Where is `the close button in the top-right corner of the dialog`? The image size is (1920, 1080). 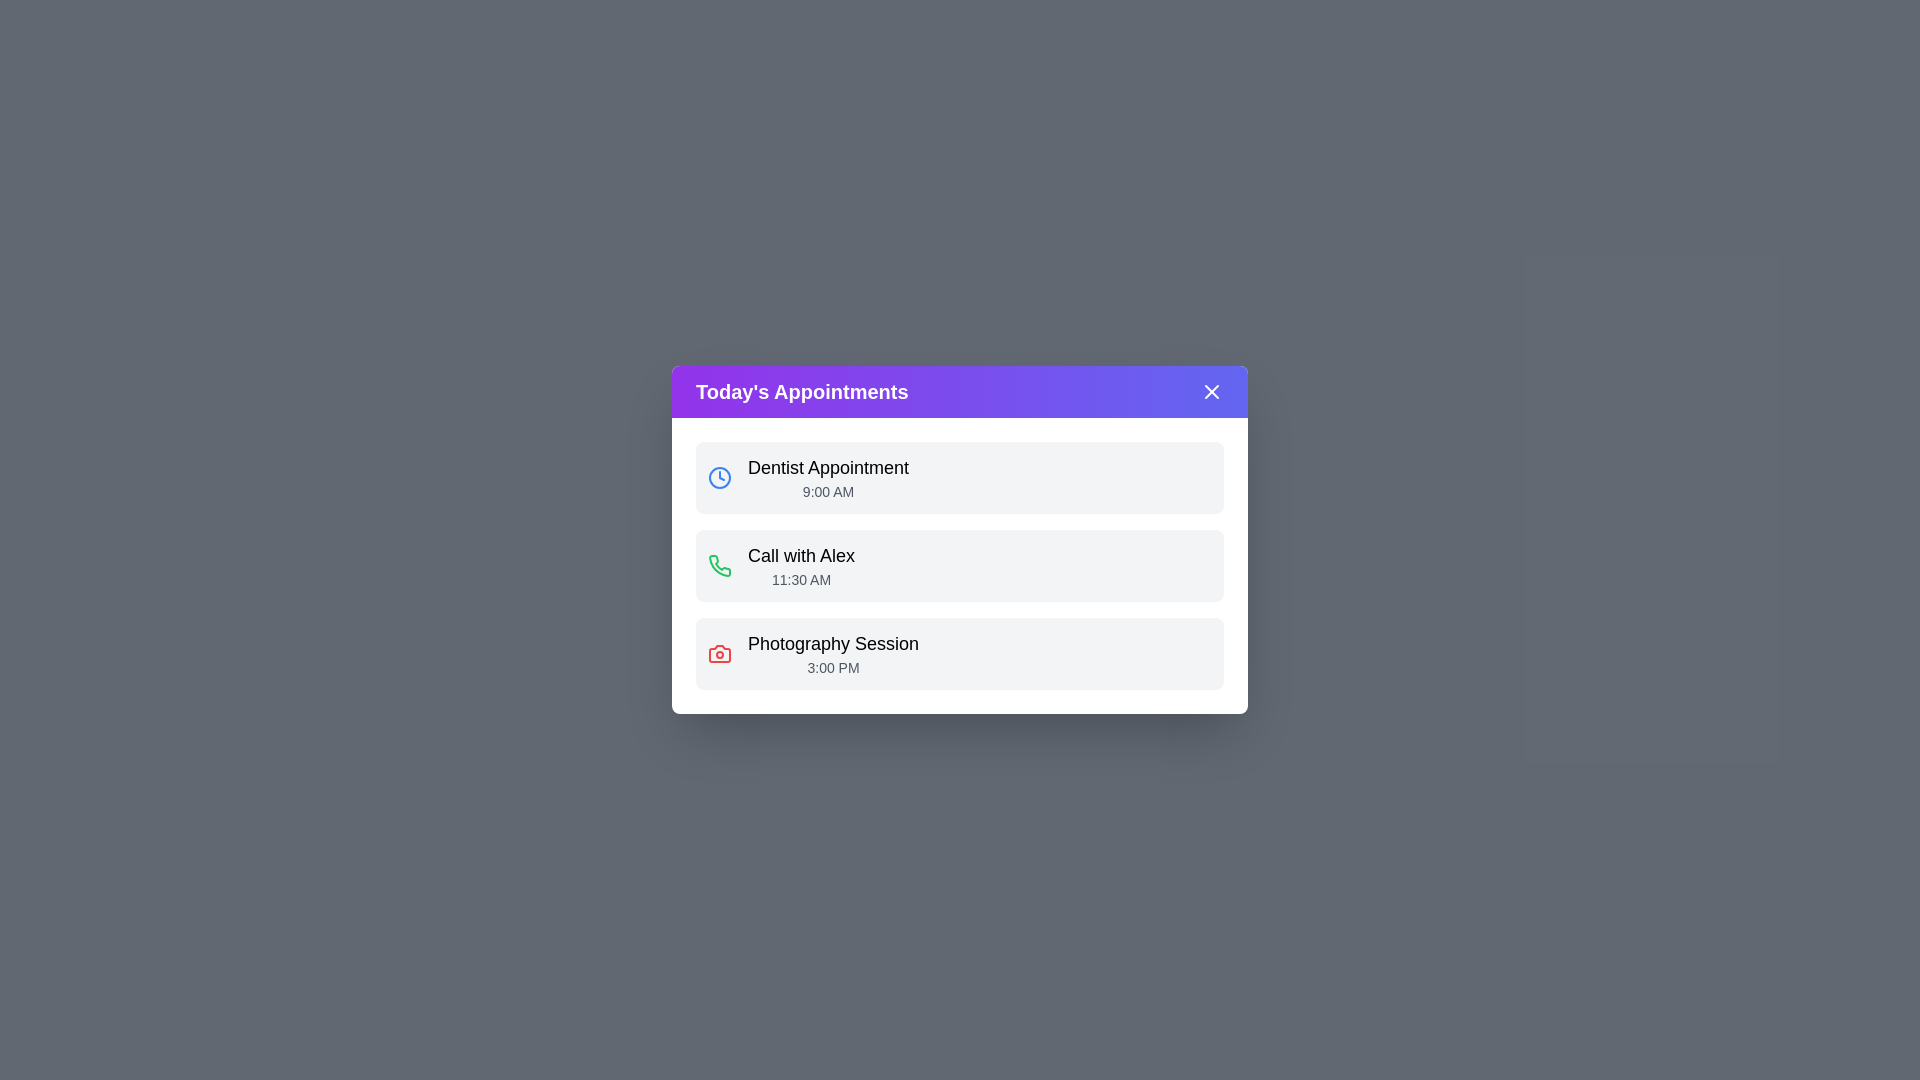
the close button in the top-right corner of the dialog is located at coordinates (1210, 392).